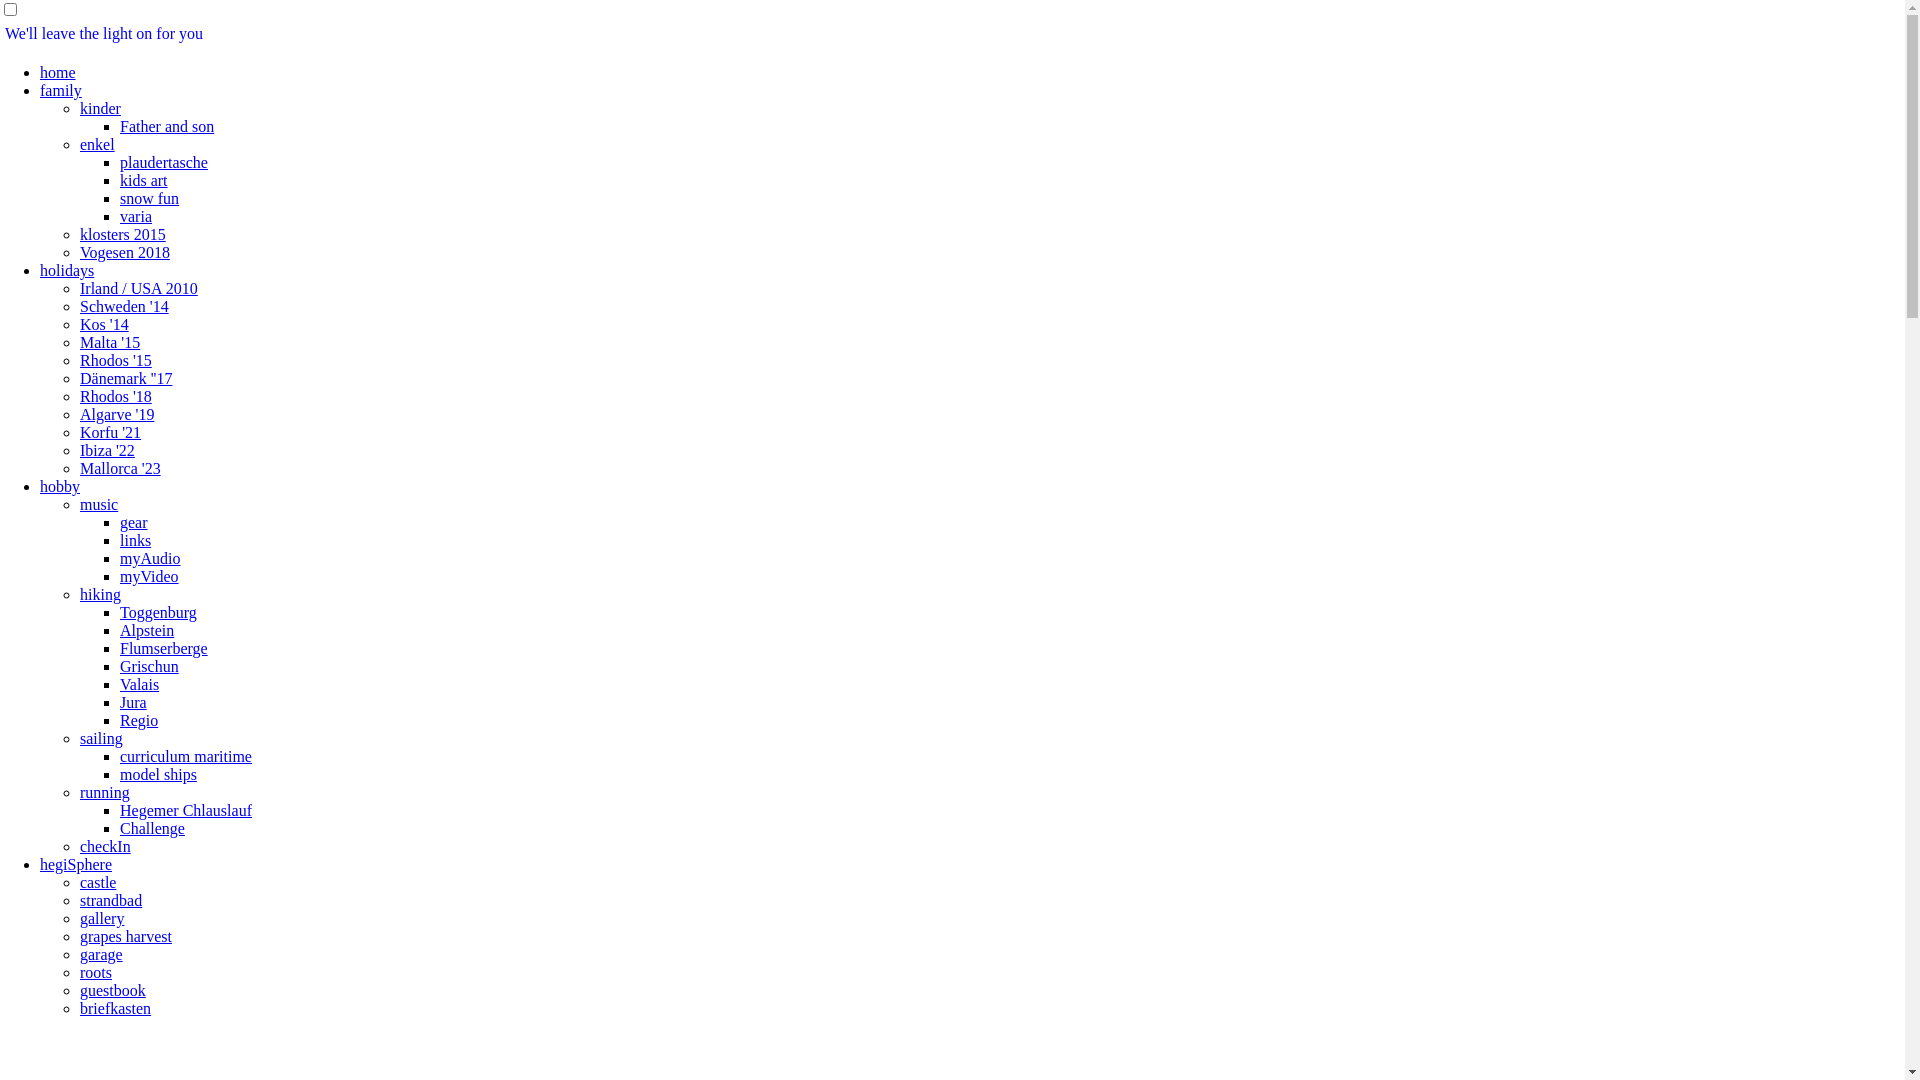 This screenshot has height=1080, width=1920. What do you see at coordinates (80, 360) in the screenshot?
I see `'Rhodos '15'` at bounding box center [80, 360].